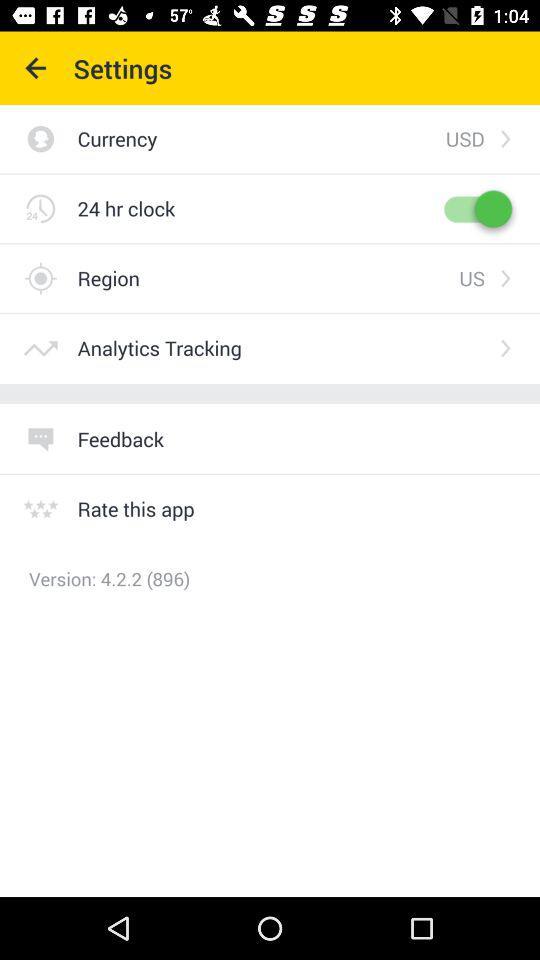  What do you see at coordinates (261, 137) in the screenshot?
I see `the currency icon` at bounding box center [261, 137].